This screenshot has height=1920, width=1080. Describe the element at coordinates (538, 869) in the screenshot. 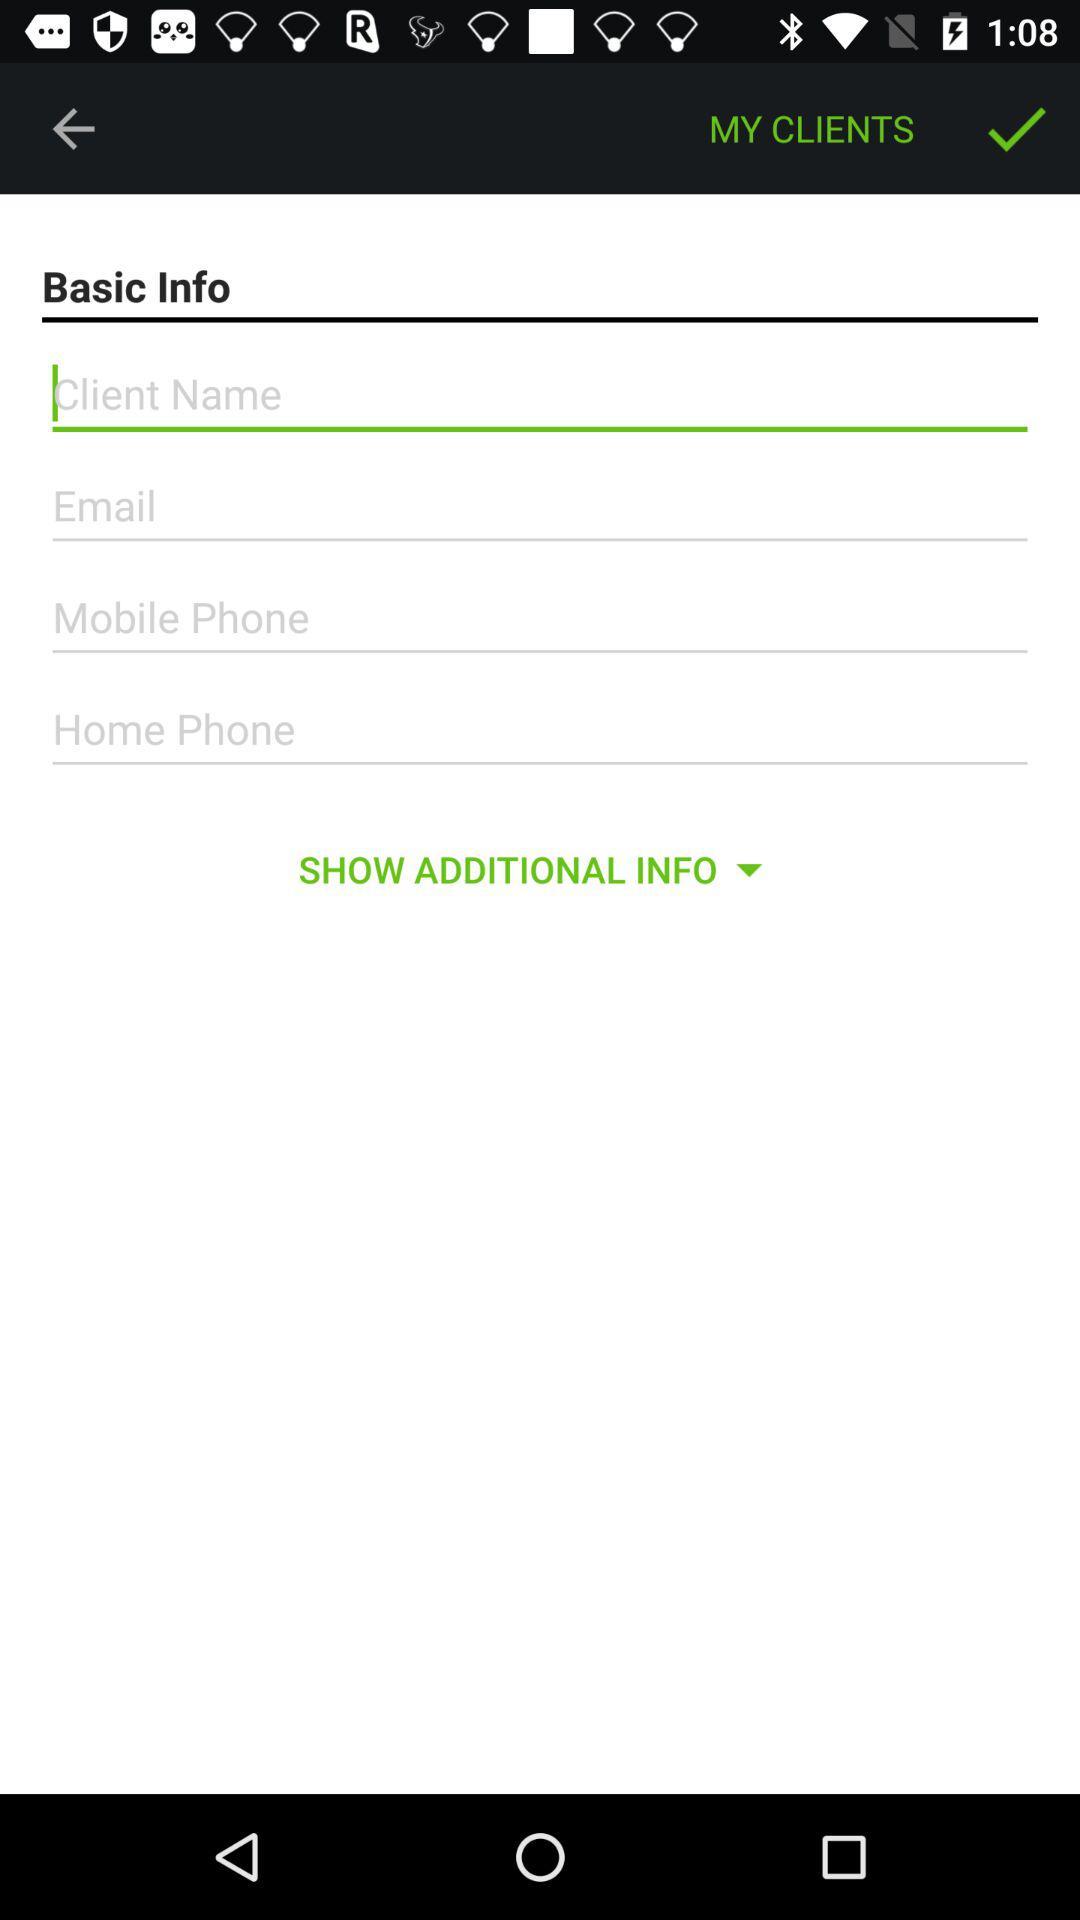

I see `show additional info item` at that location.